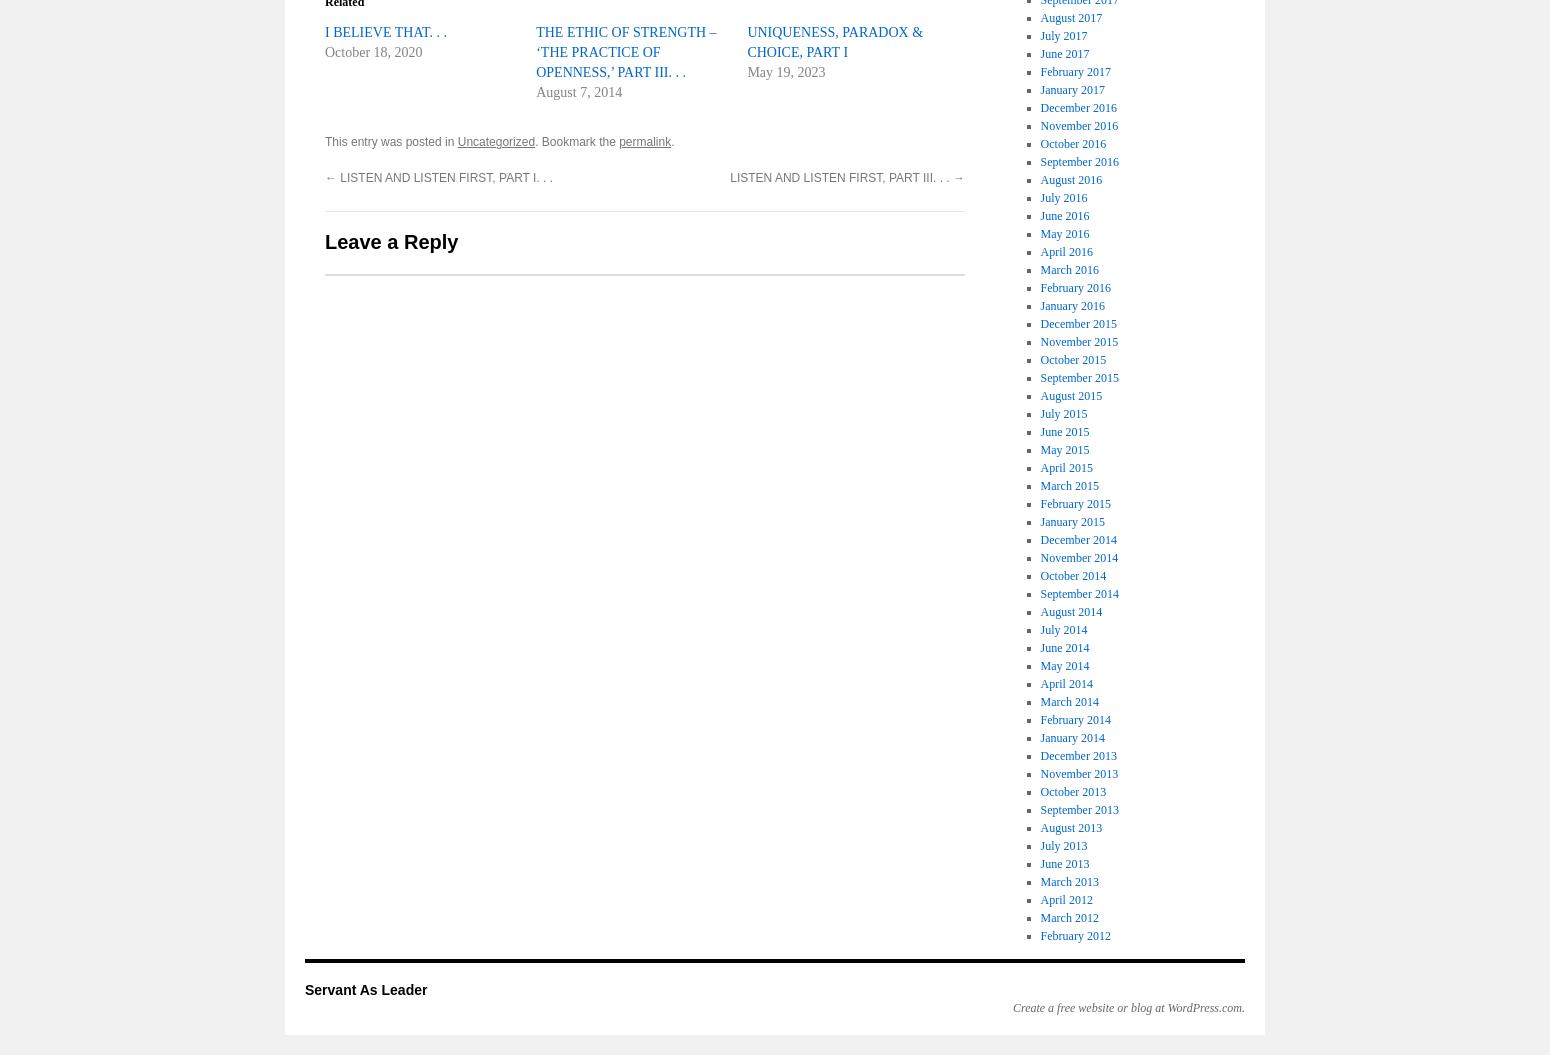 The height and width of the screenshot is (1055, 1550). What do you see at coordinates (671, 142) in the screenshot?
I see `'.'` at bounding box center [671, 142].